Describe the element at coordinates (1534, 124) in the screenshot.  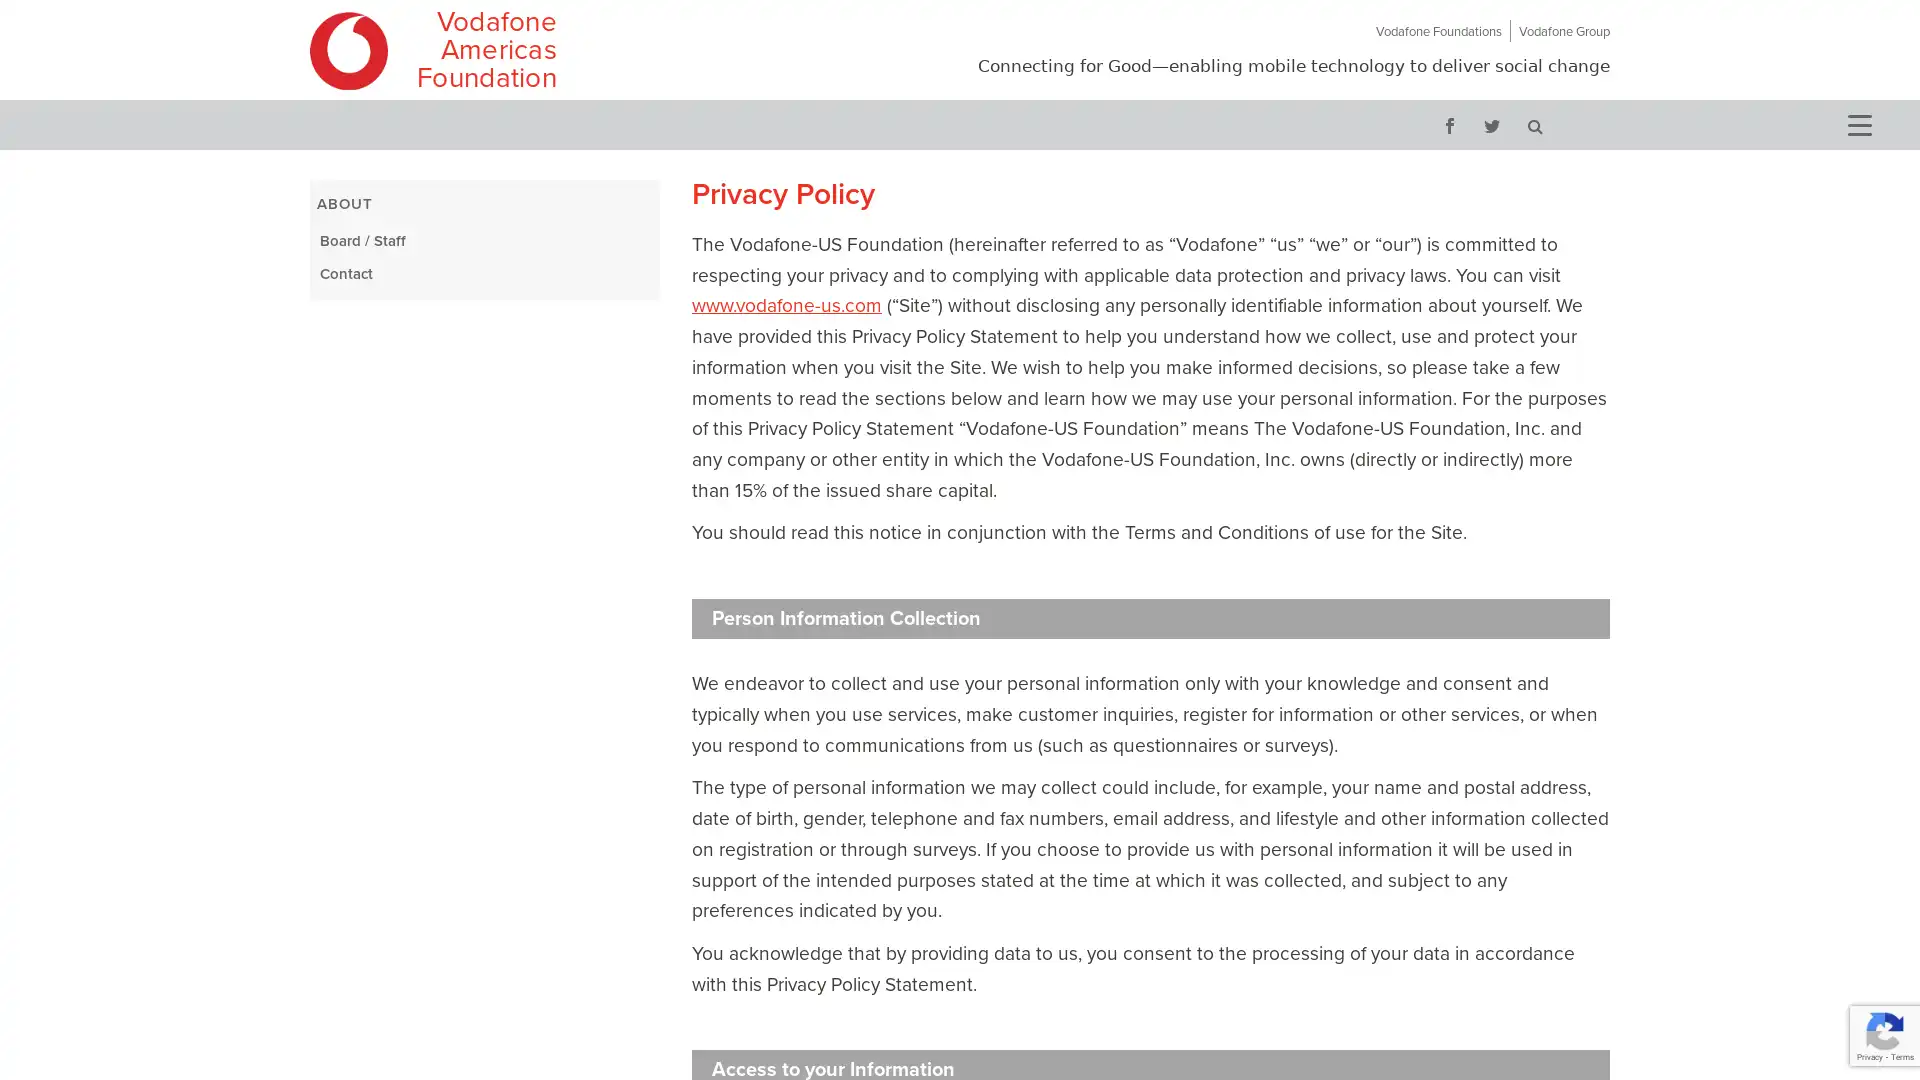
I see `GO` at that location.